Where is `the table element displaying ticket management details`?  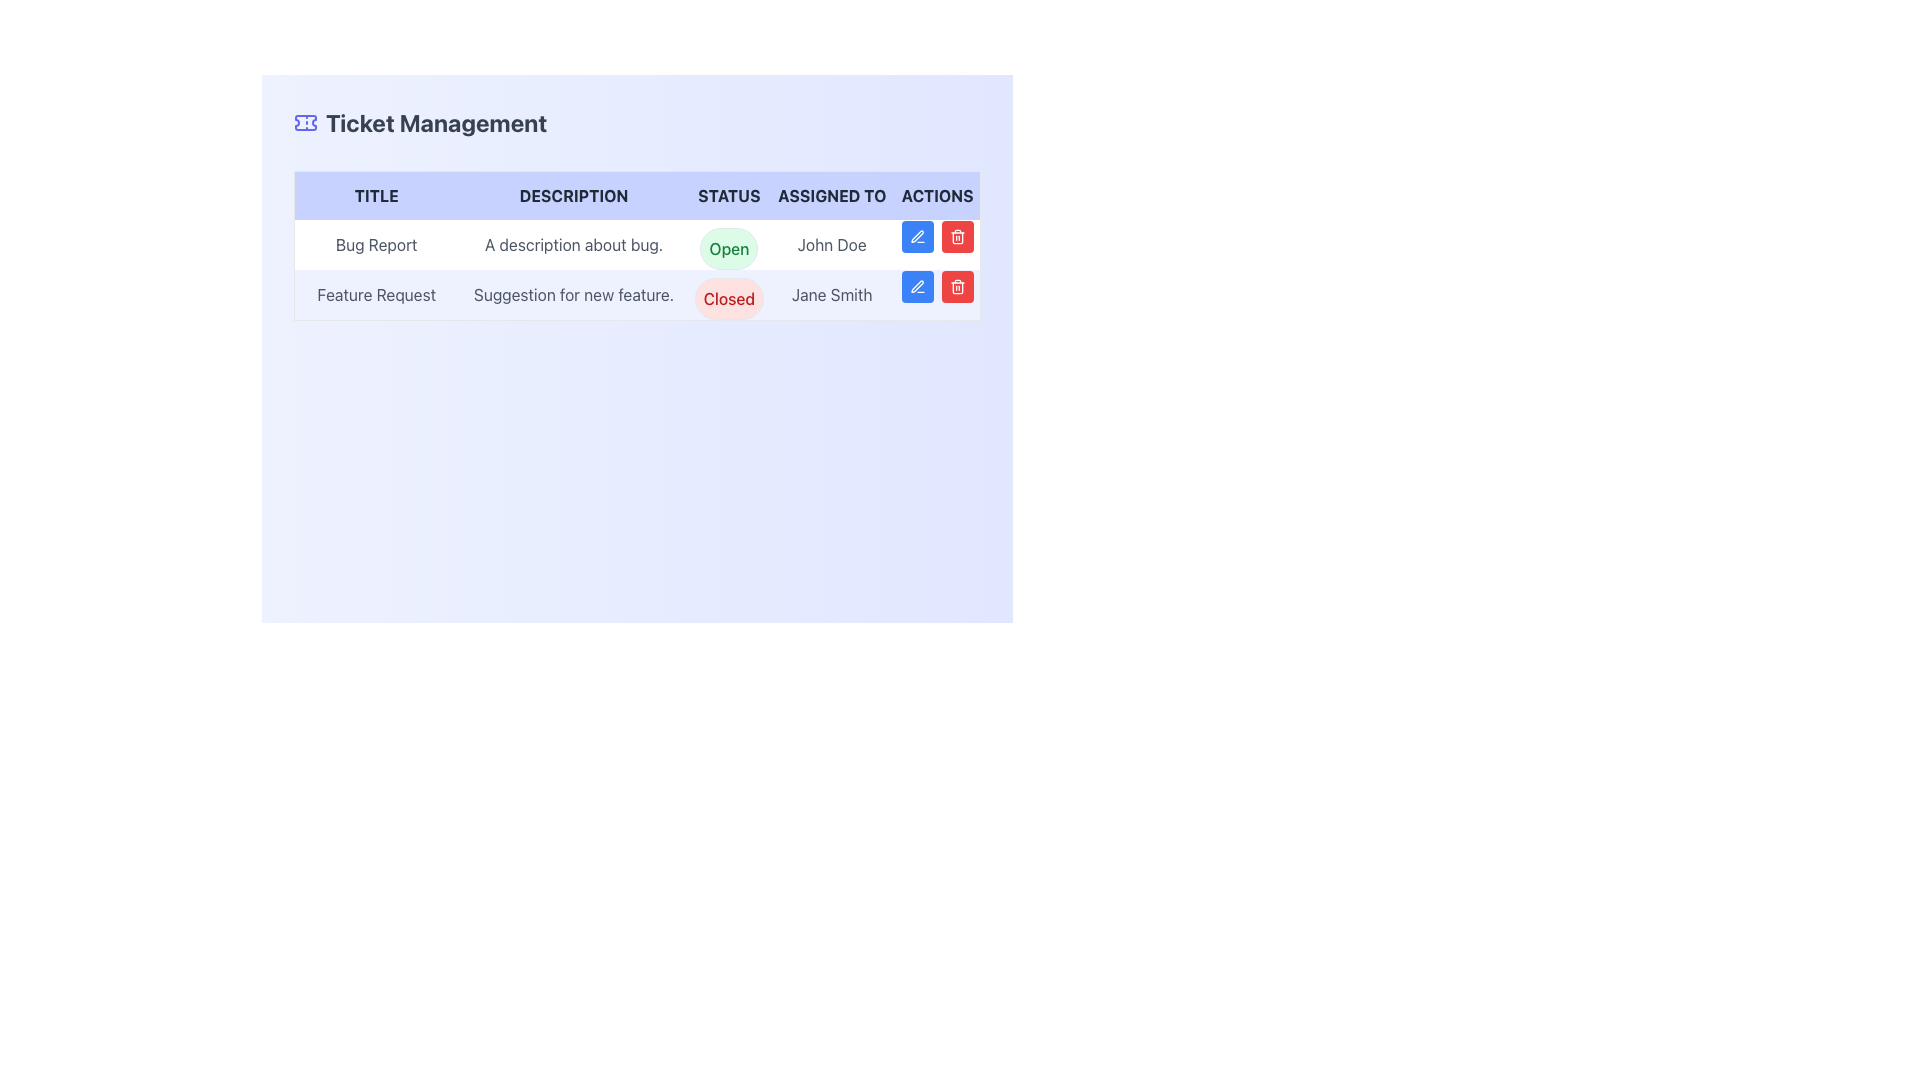 the table element displaying ticket management details is located at coordinates (636, 244).